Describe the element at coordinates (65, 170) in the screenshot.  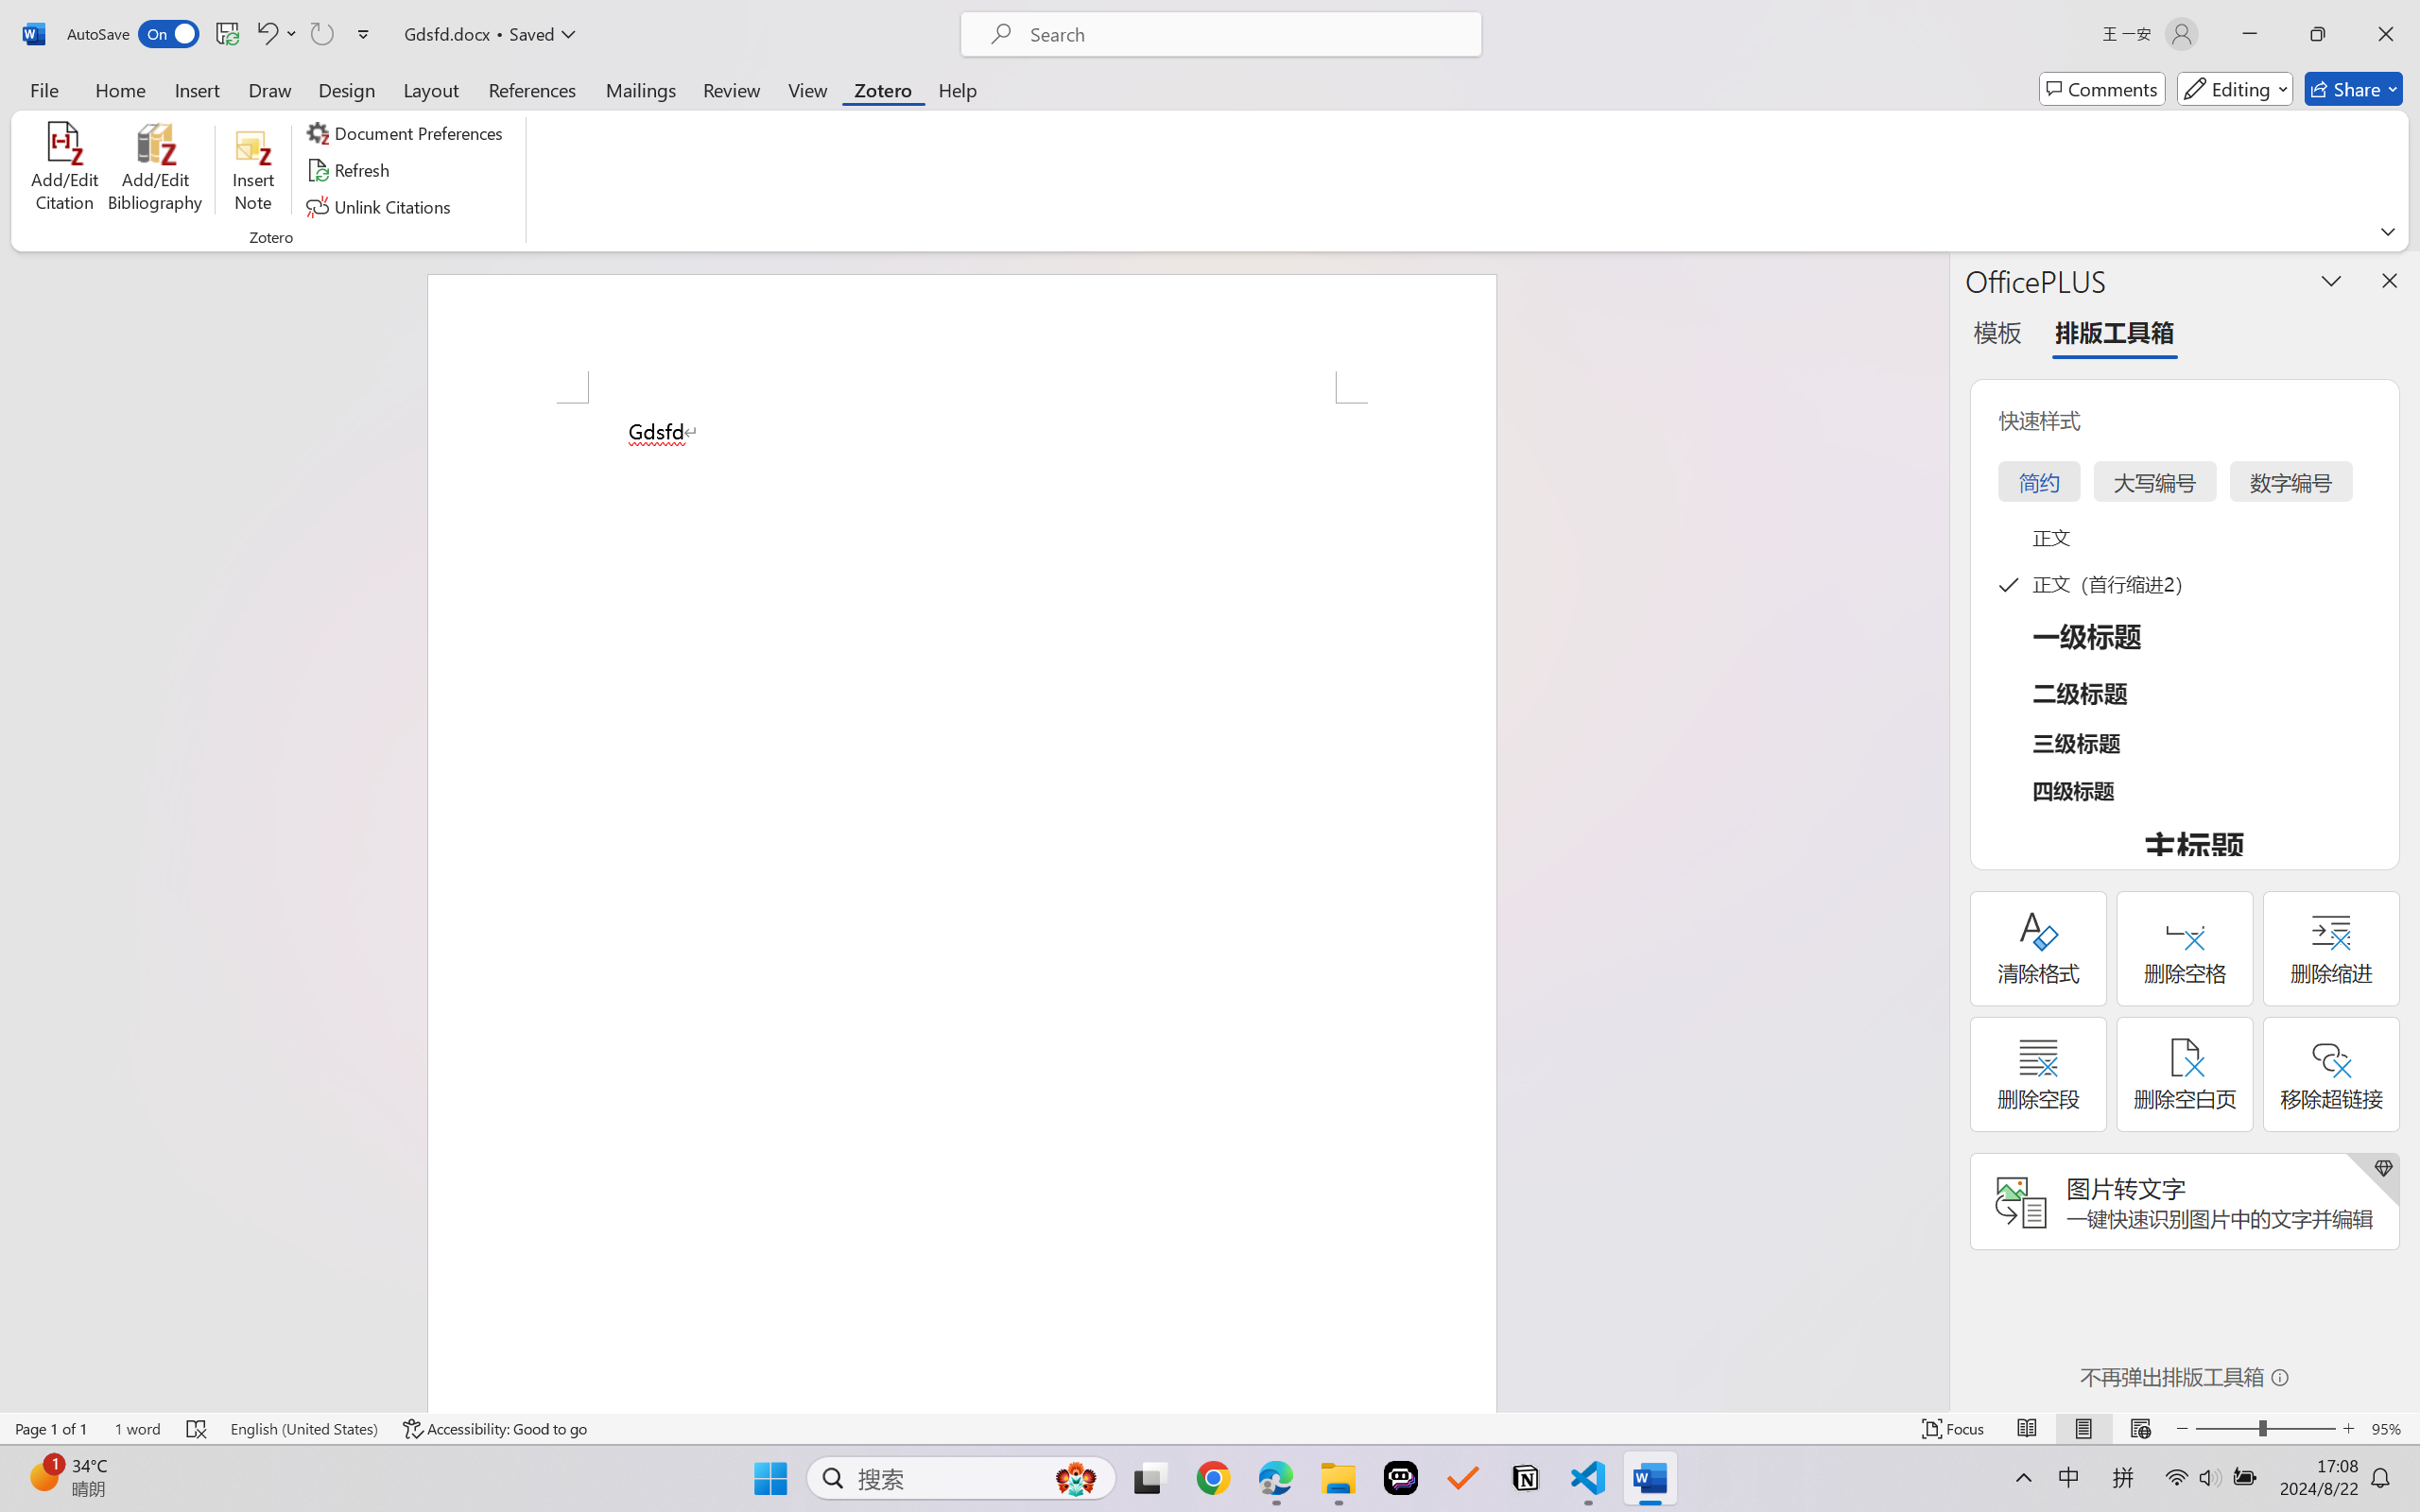
I see `'Add/Edit Citation'` at that location.